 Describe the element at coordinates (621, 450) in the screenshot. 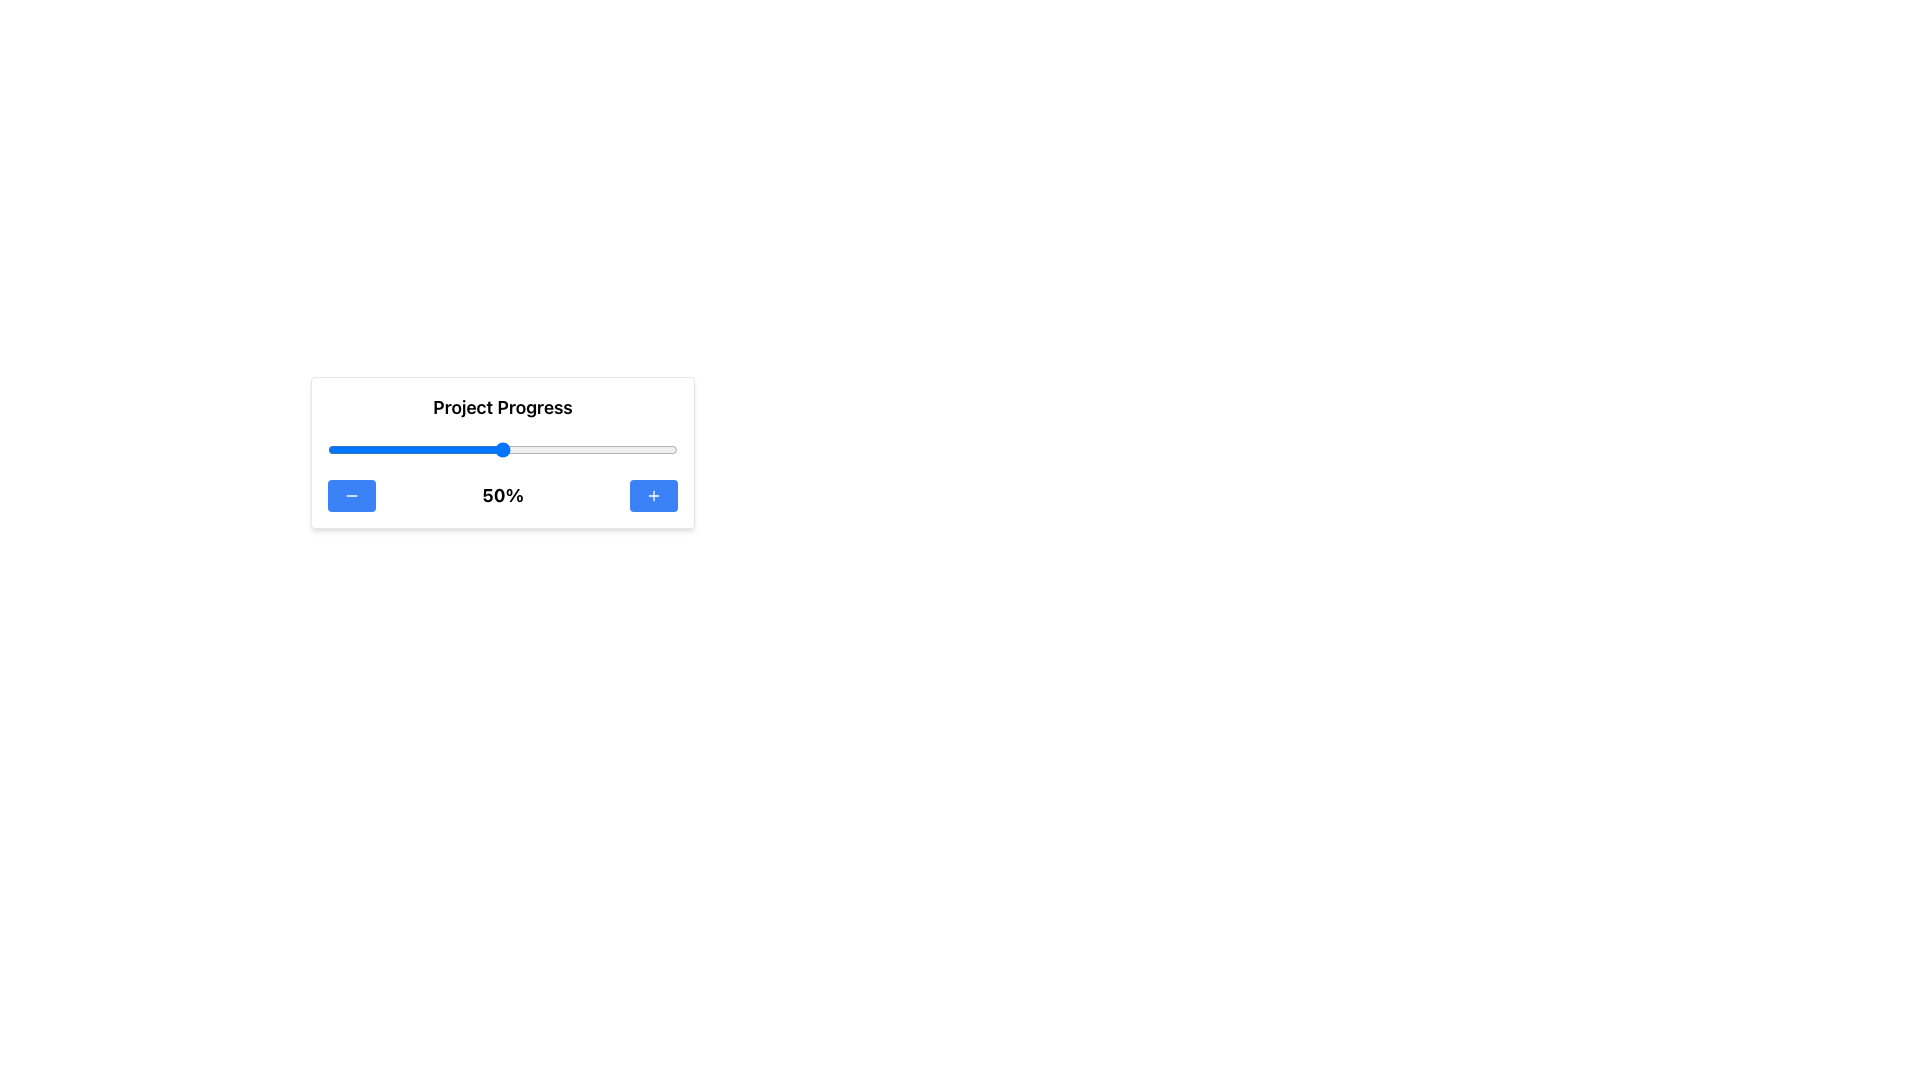

I see `the project progress` at that location.